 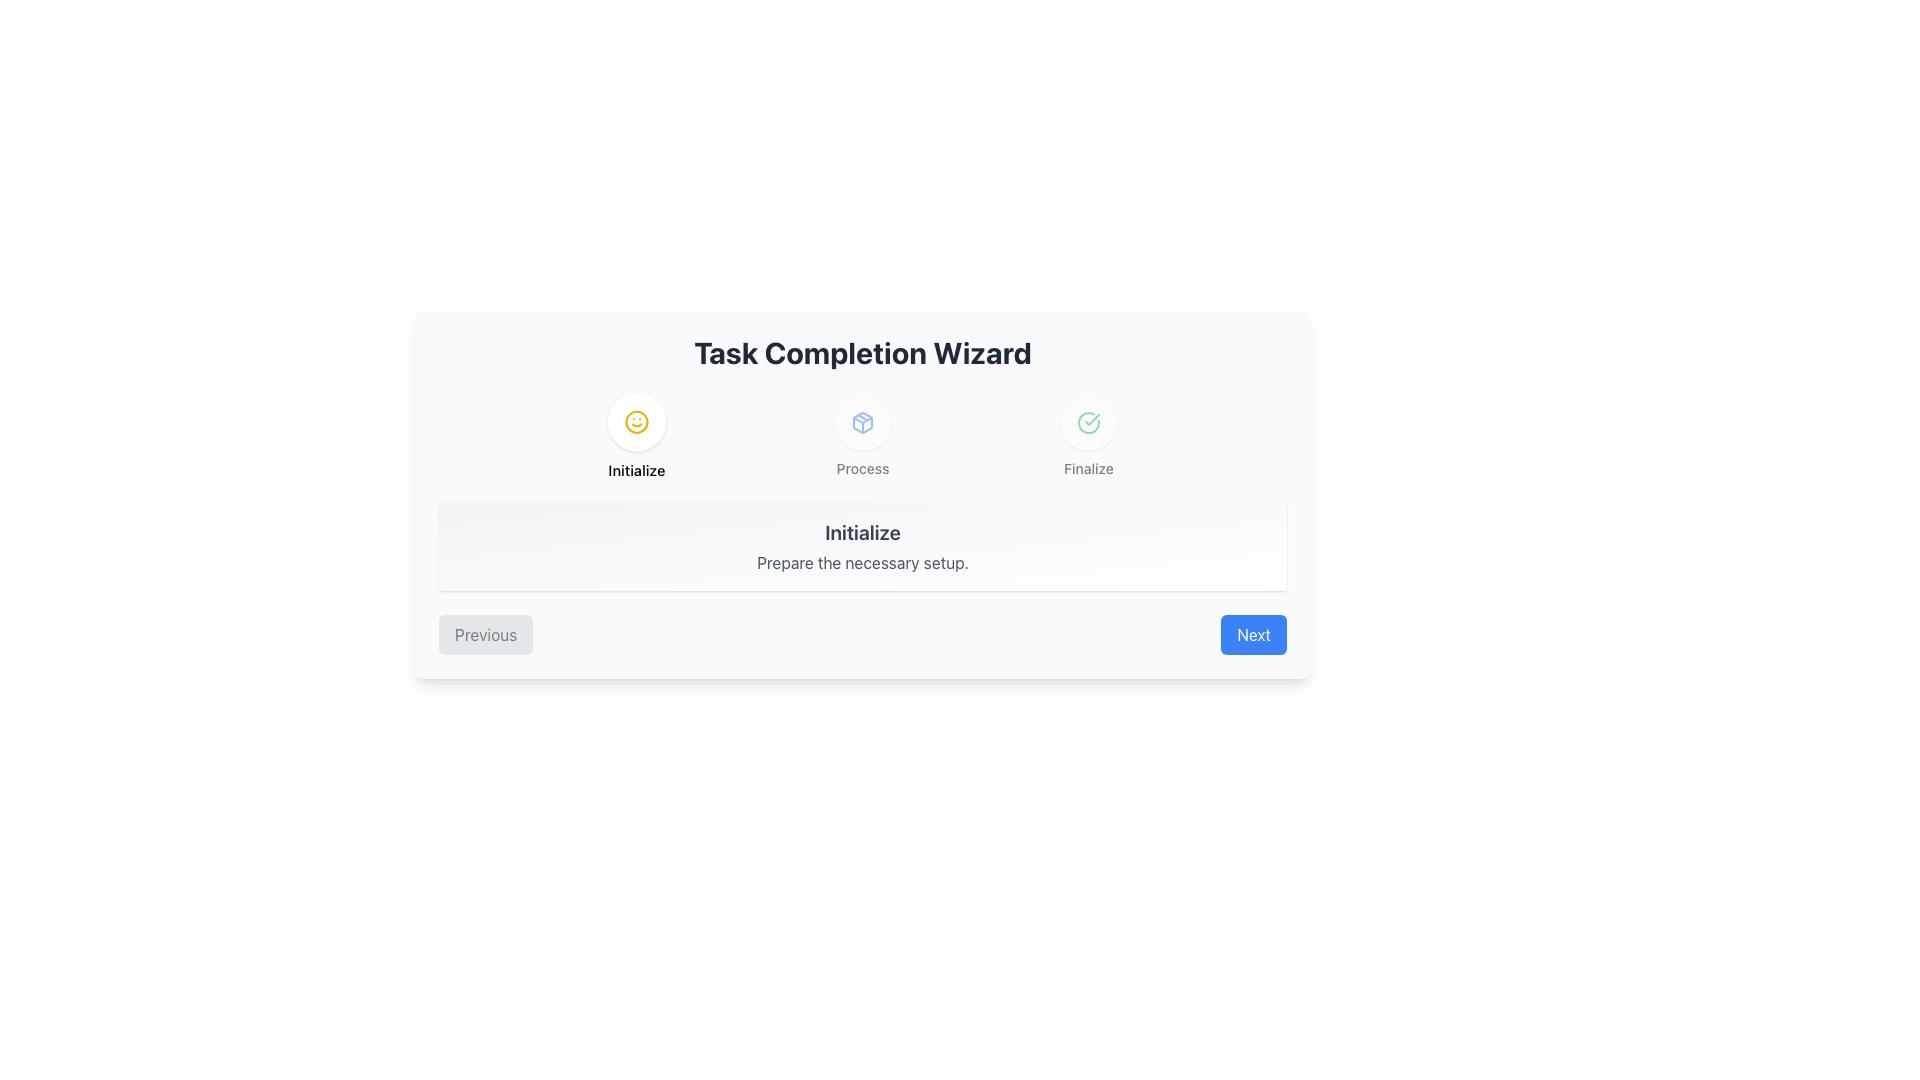 What do you see at coordinates (636, 435) in the screenshot?
I see `the first interactive card, which represents the initialization phase in a process` at bounding box center [636, 435].